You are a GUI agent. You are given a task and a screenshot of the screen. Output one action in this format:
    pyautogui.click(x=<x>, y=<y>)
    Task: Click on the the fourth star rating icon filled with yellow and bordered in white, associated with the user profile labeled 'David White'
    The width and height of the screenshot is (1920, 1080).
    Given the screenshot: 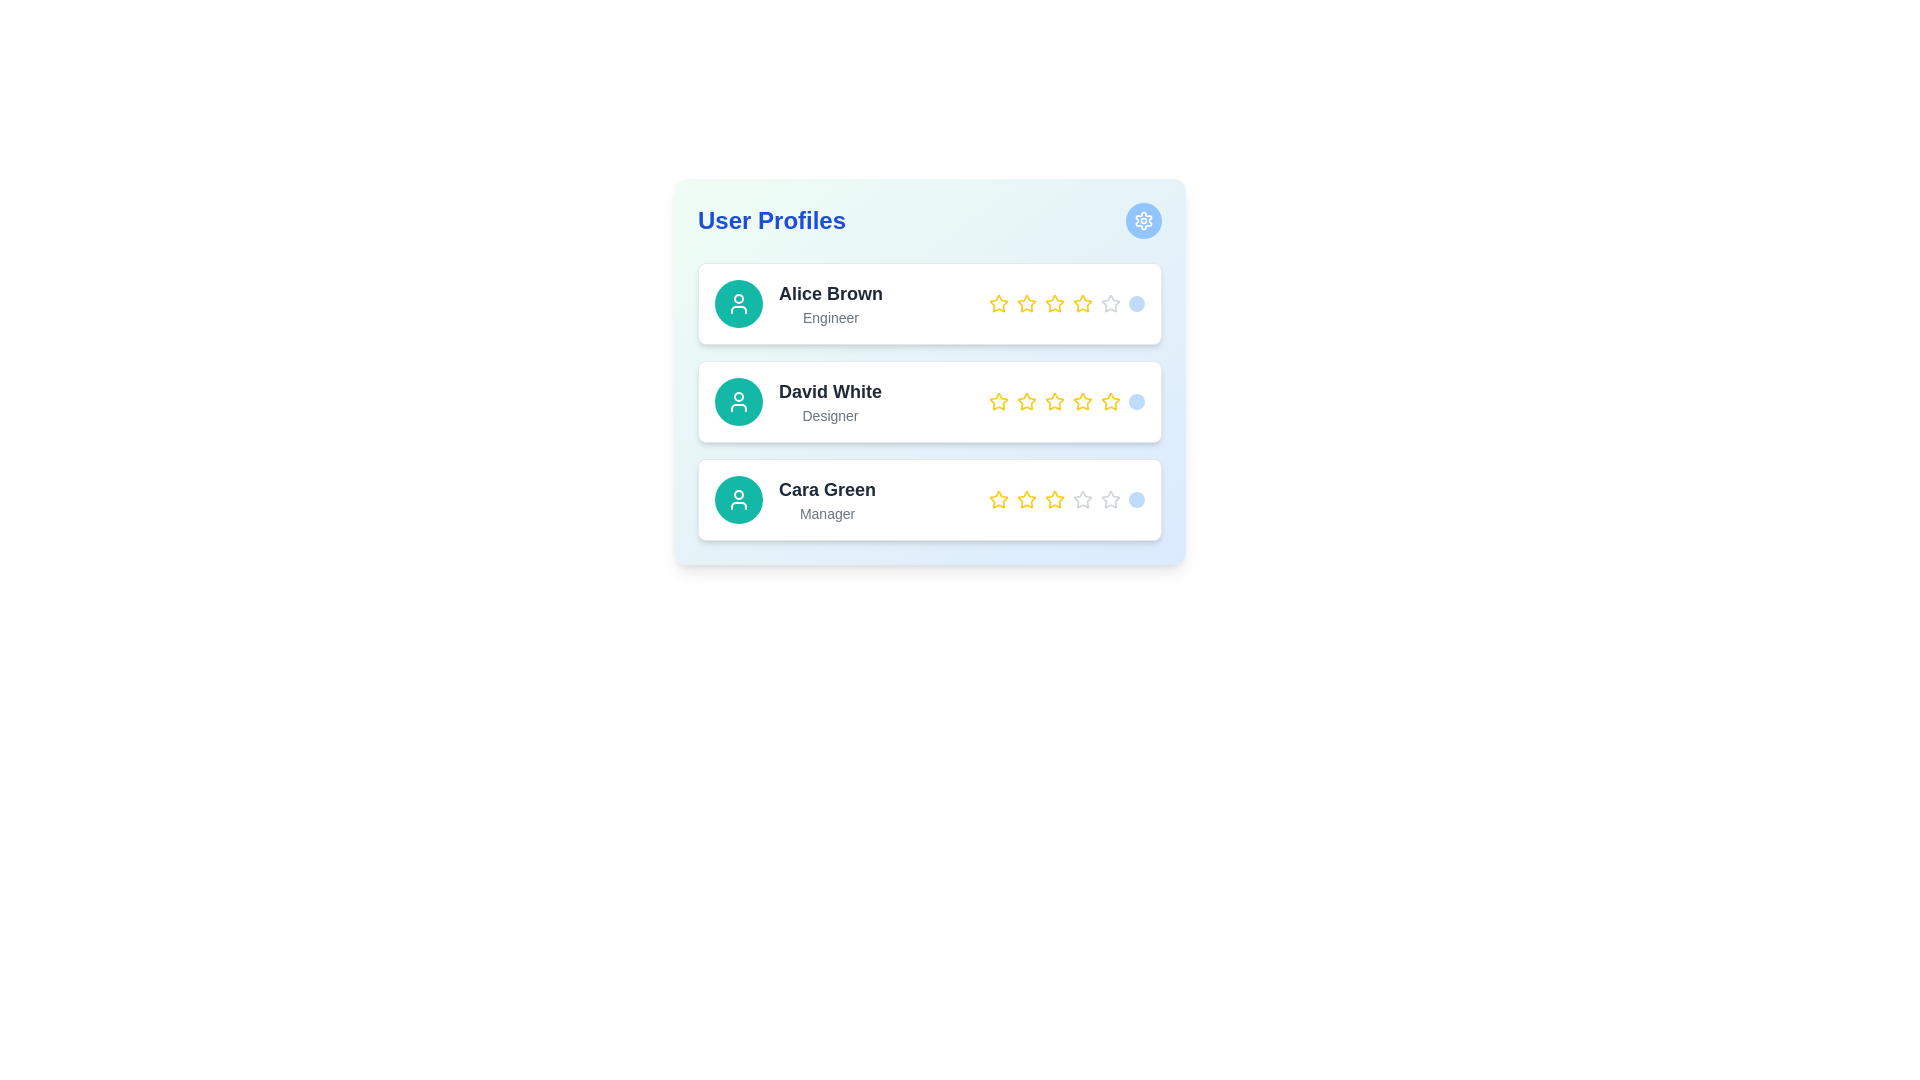 What is the action you would take?
    pyautogui.click(x=1082, y=401)
    